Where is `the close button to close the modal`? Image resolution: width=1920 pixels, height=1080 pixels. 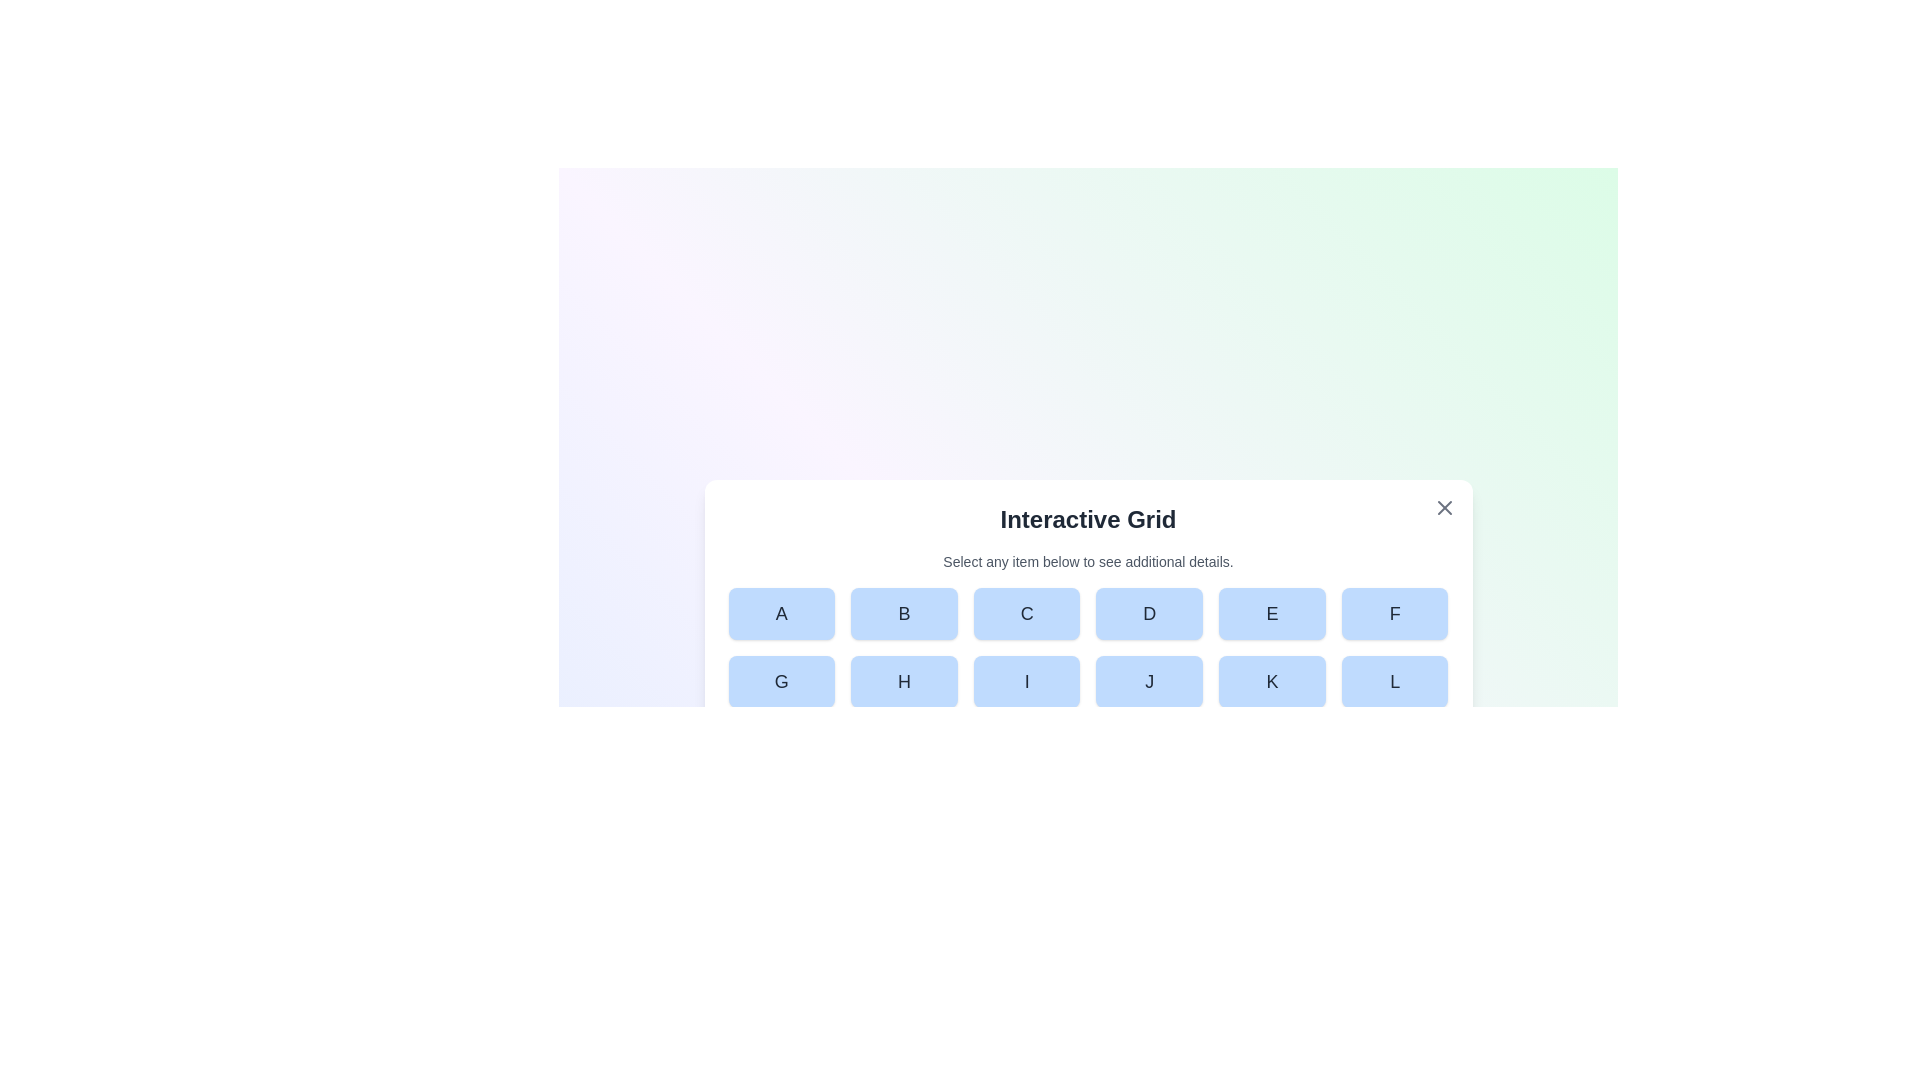
the close button to close the modal is located at coordinates (1444, 507).